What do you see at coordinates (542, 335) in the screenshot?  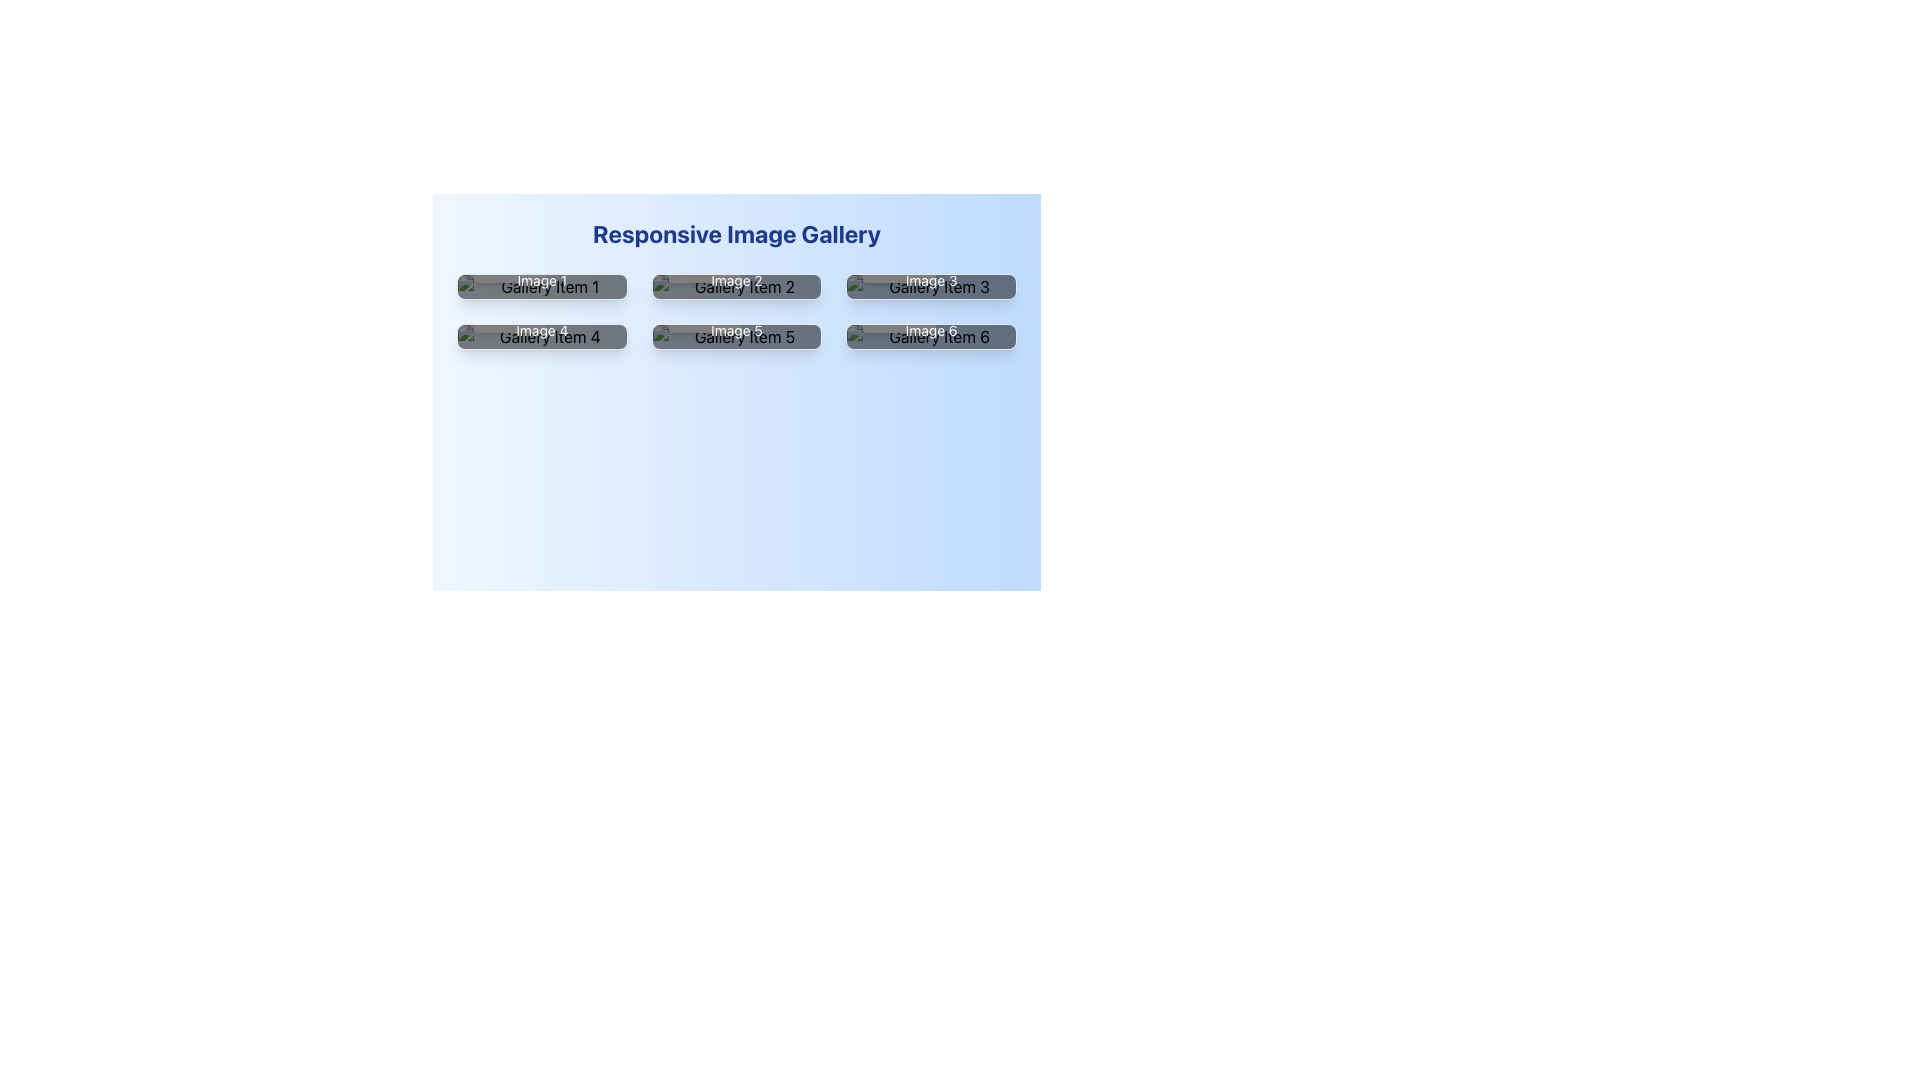 I see `the 'Image' component labeled as 'Gallery Item 4' by moving the cursor to its center point` at bounding box center [542, 335].